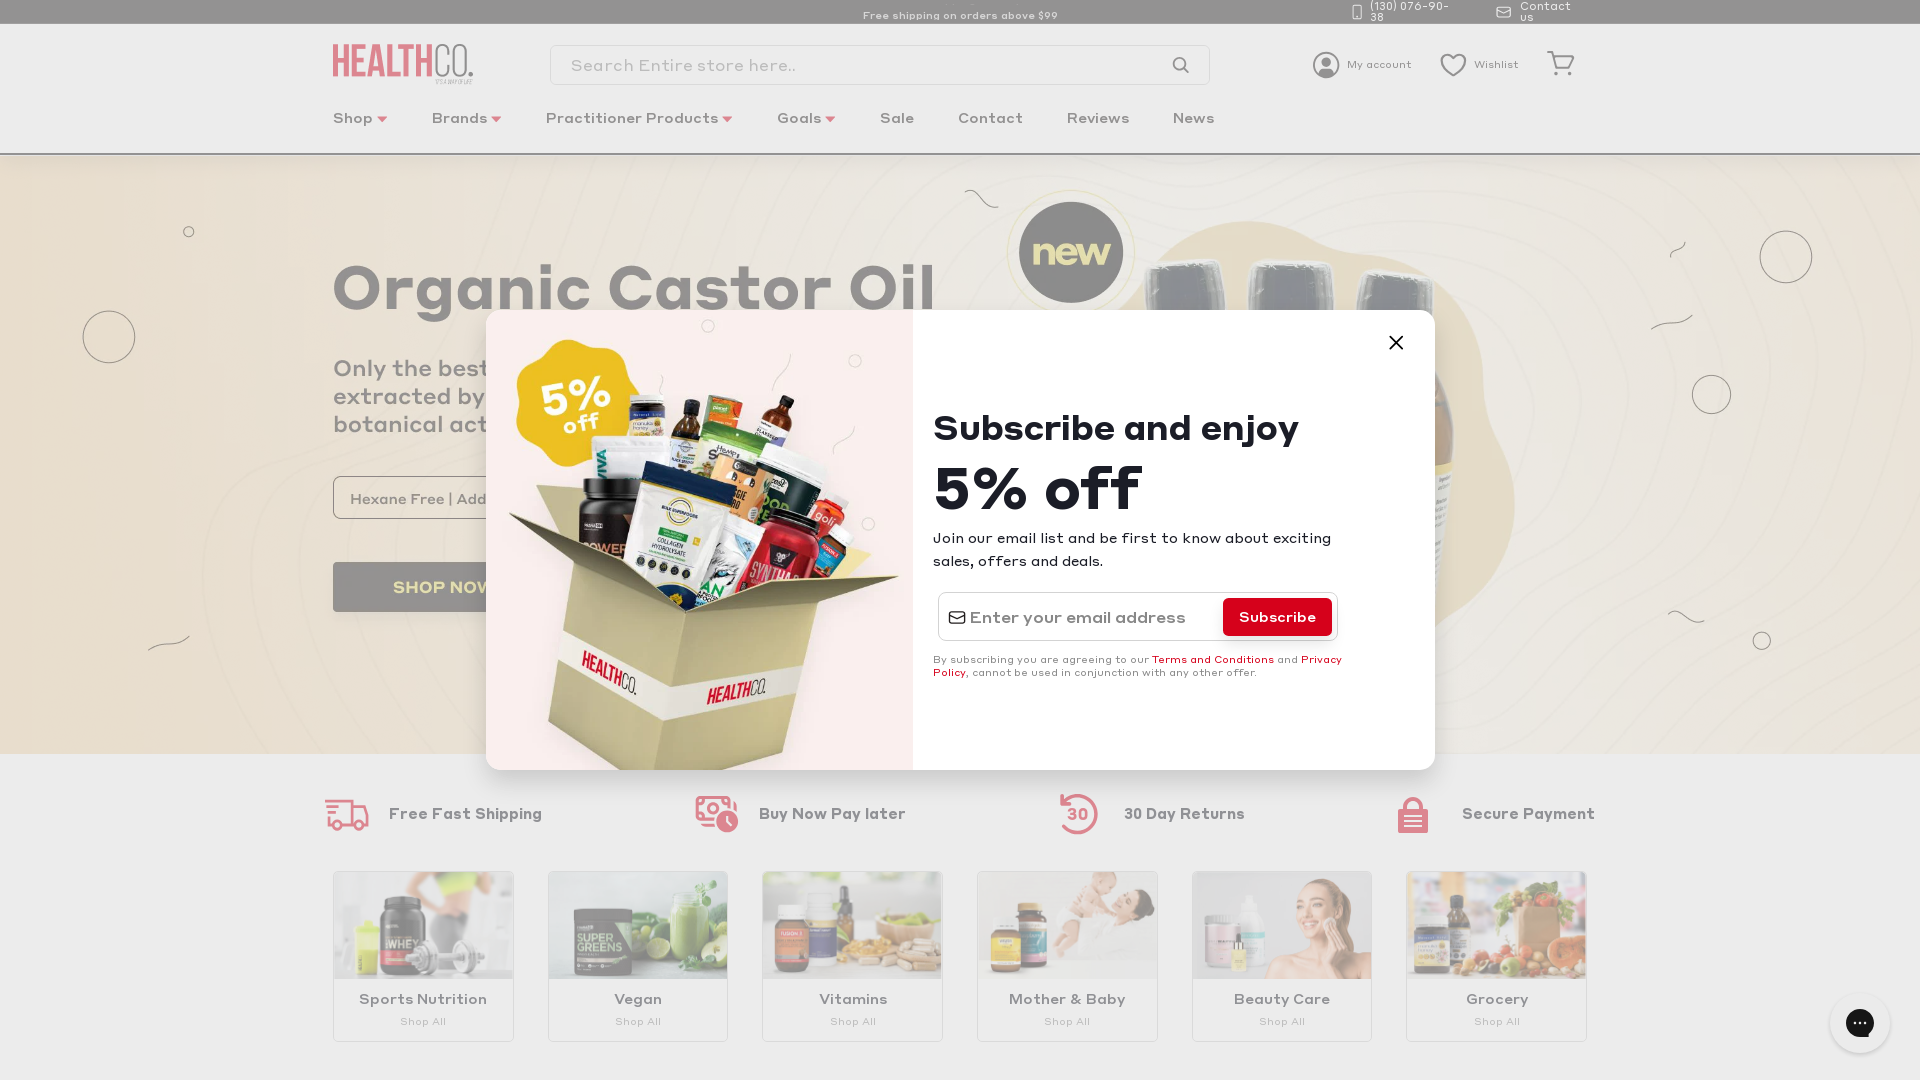  What do you see at coordinates (896, 129) in the screenshot?
I see `'Sale'` at bounding box center [896, 129].